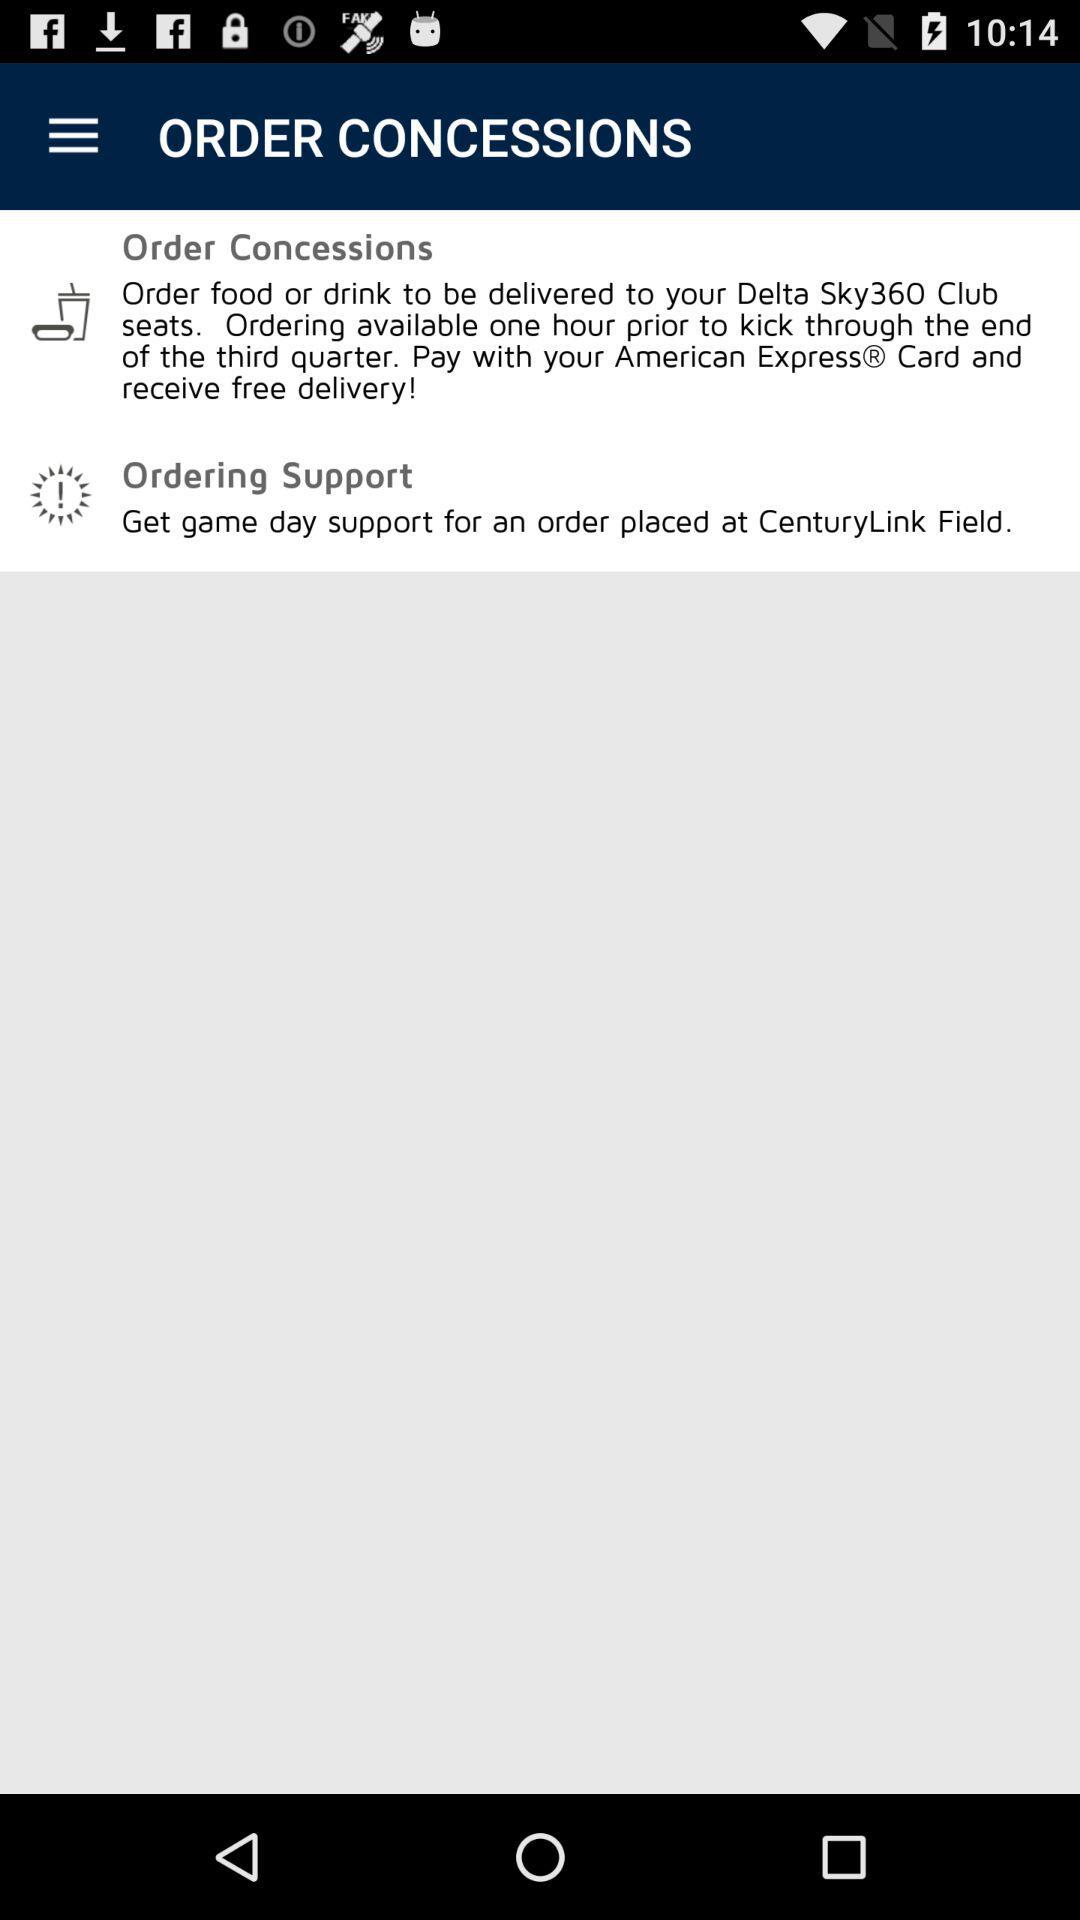 This screenshot has height=1920, width=1080. Describe the element at coordinates (72, 135) in the screenshot. I see `the app to the left of the order concessions icon` at that location.